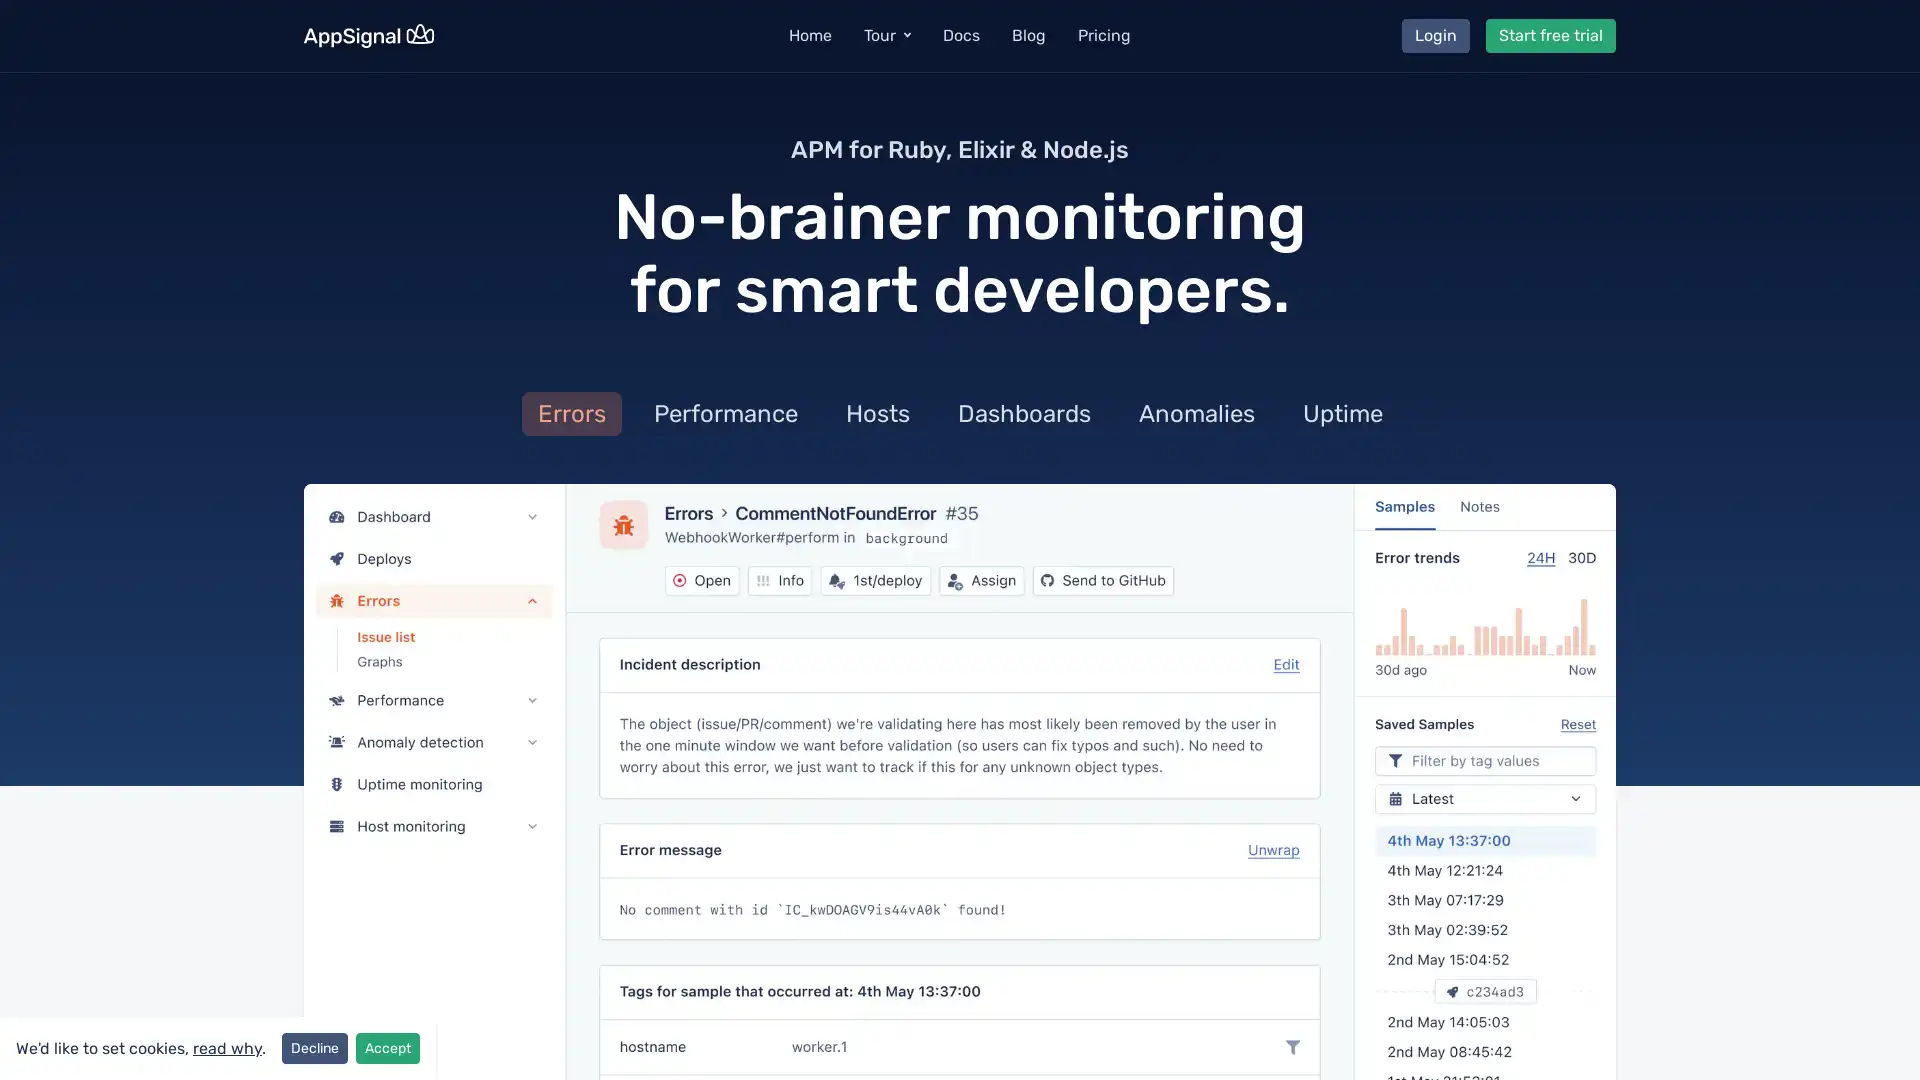 The image size is (1920, 1080). What do you see at coordinates (877, 411) in the screenshot?
I see `Hosts` at bounding box center [877, 411].